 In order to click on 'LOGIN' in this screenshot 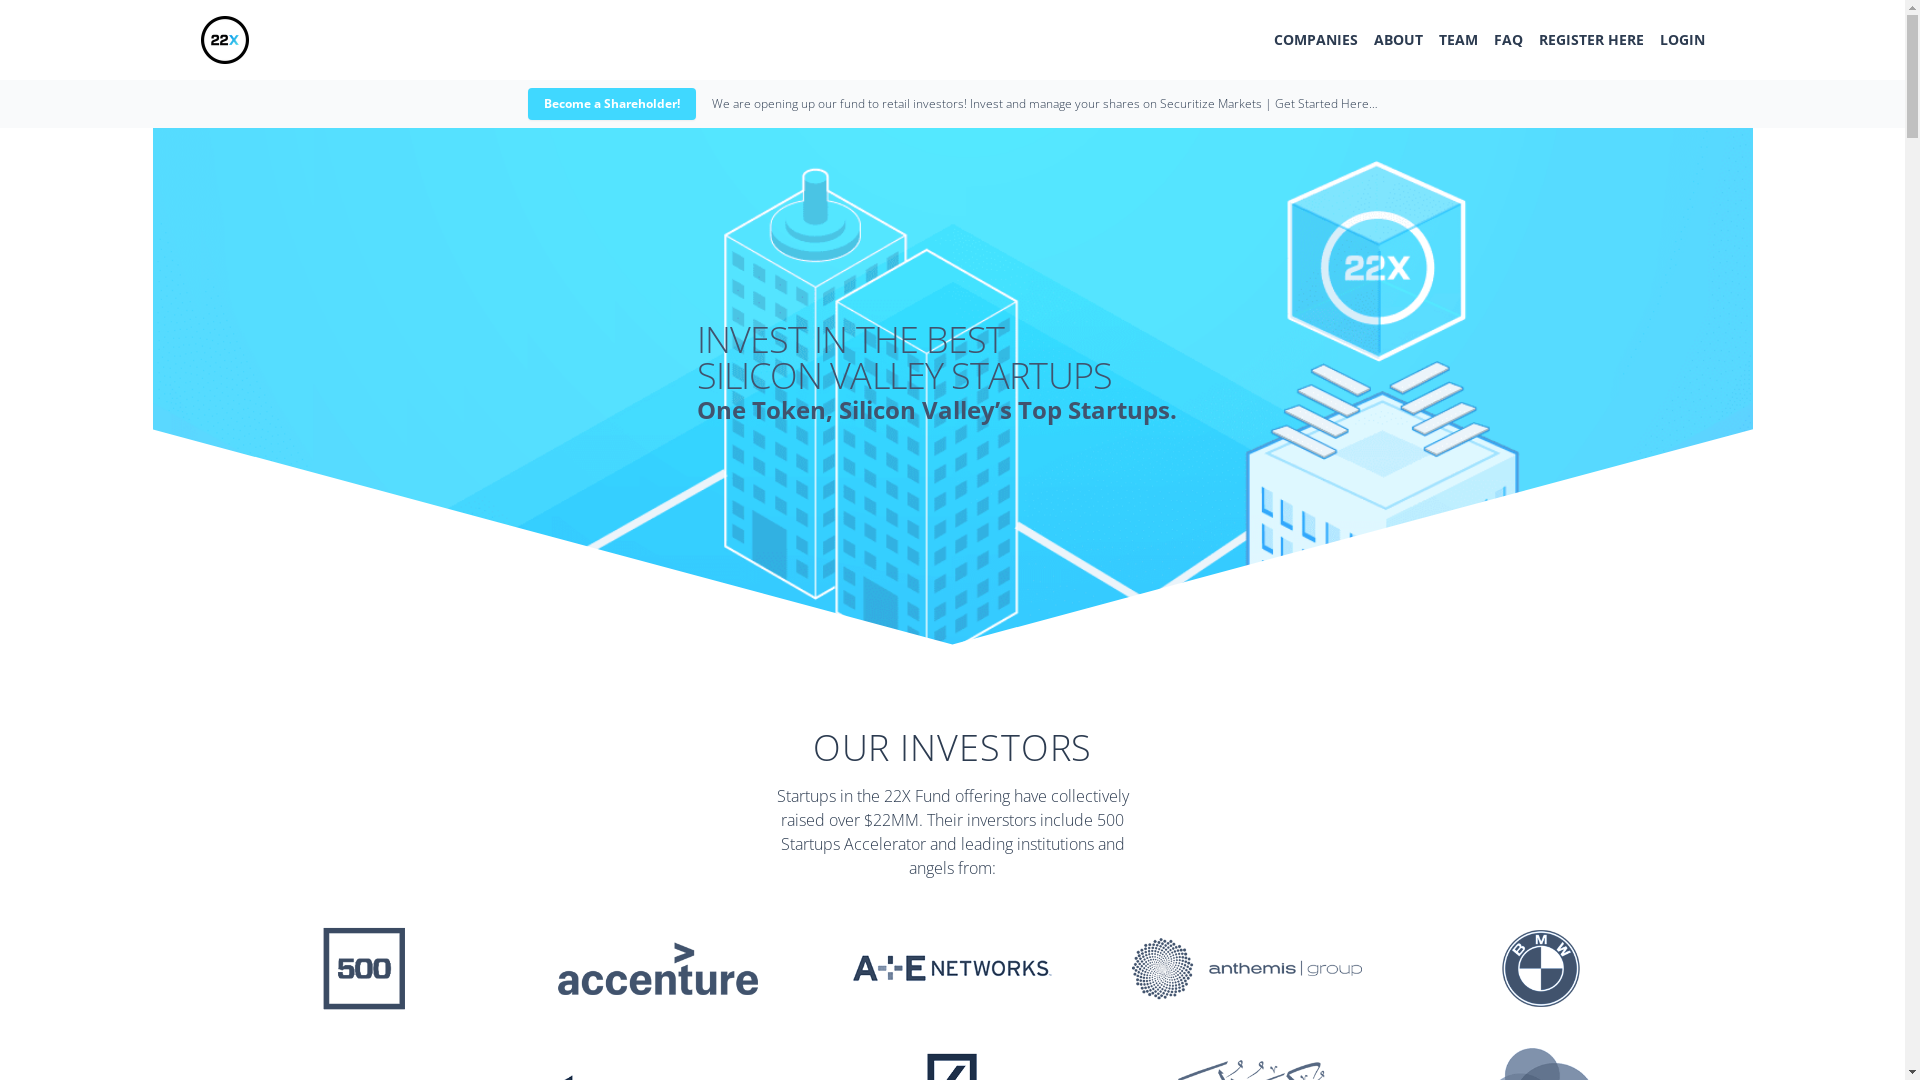, I will do `click(1681, 39)`.